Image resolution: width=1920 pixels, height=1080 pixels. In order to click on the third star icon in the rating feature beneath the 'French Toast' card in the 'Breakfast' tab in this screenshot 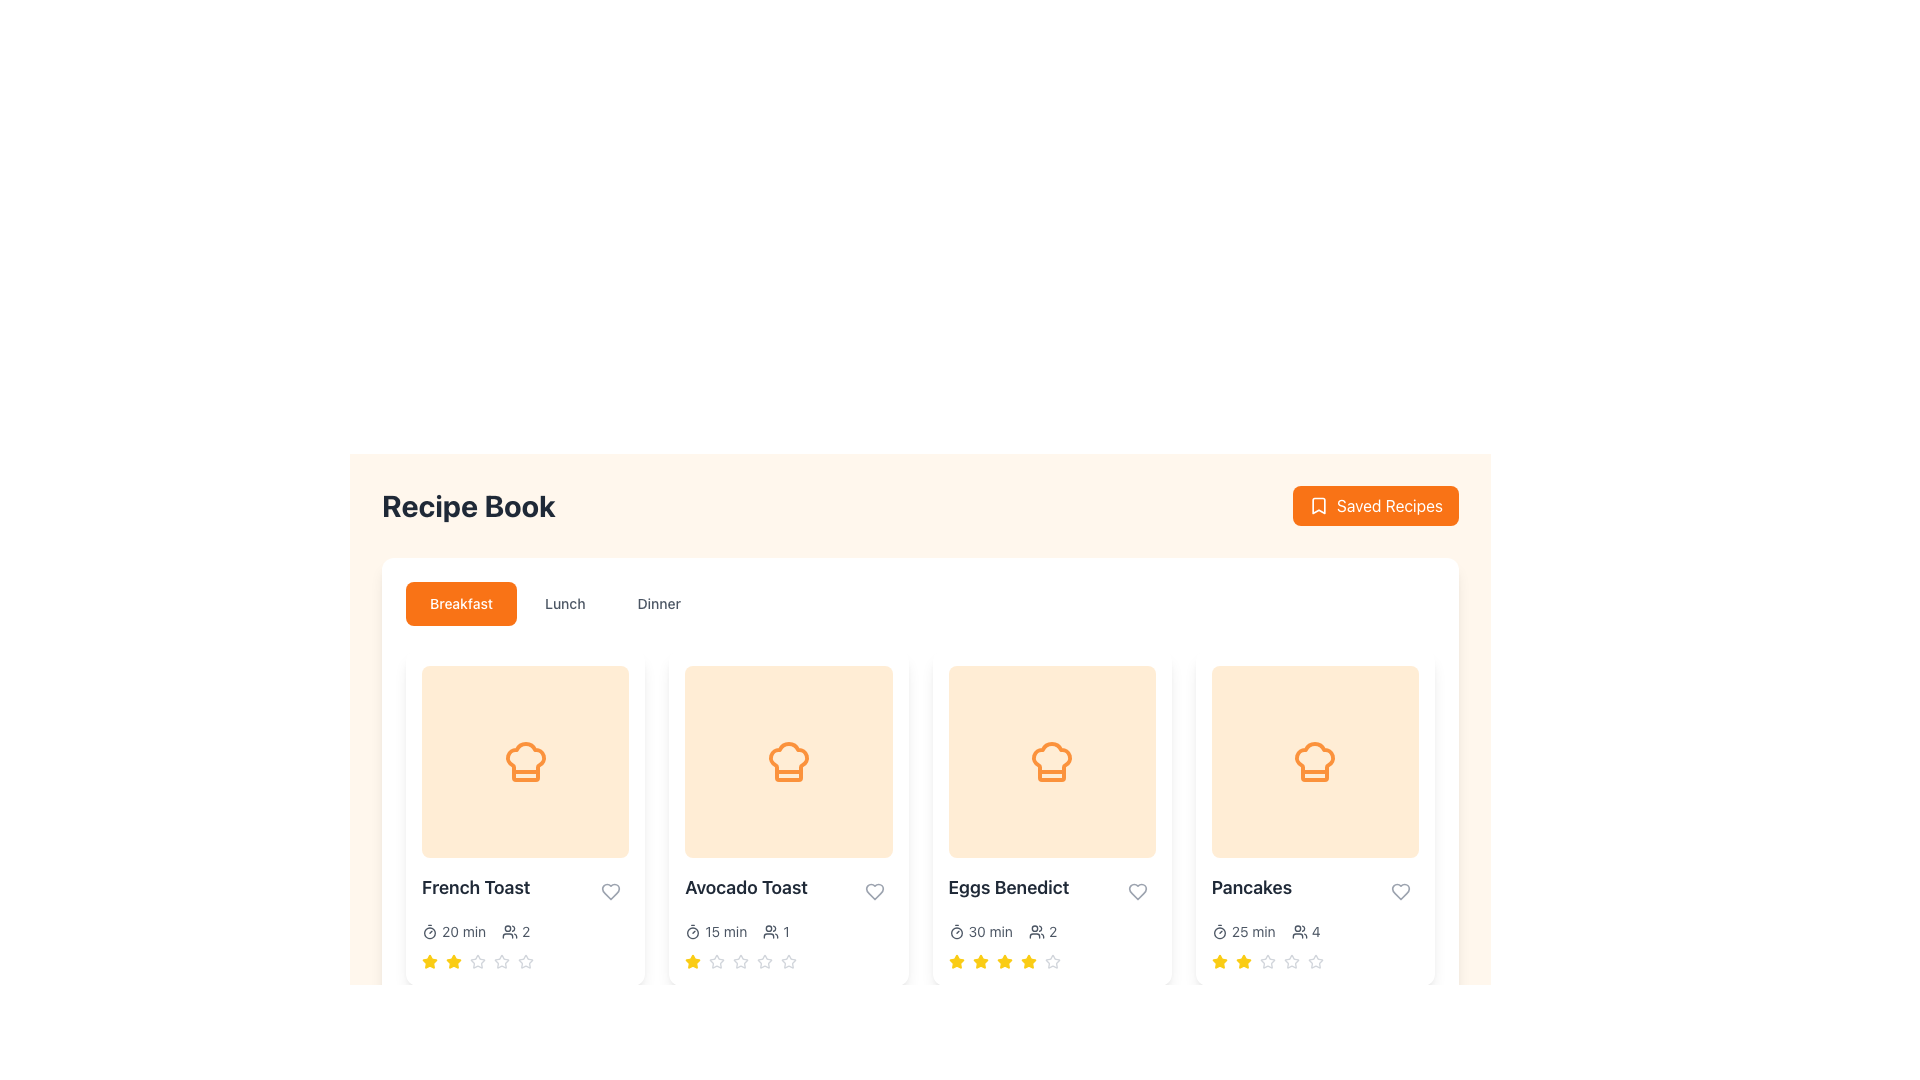, I will do `click(502, 960)`.